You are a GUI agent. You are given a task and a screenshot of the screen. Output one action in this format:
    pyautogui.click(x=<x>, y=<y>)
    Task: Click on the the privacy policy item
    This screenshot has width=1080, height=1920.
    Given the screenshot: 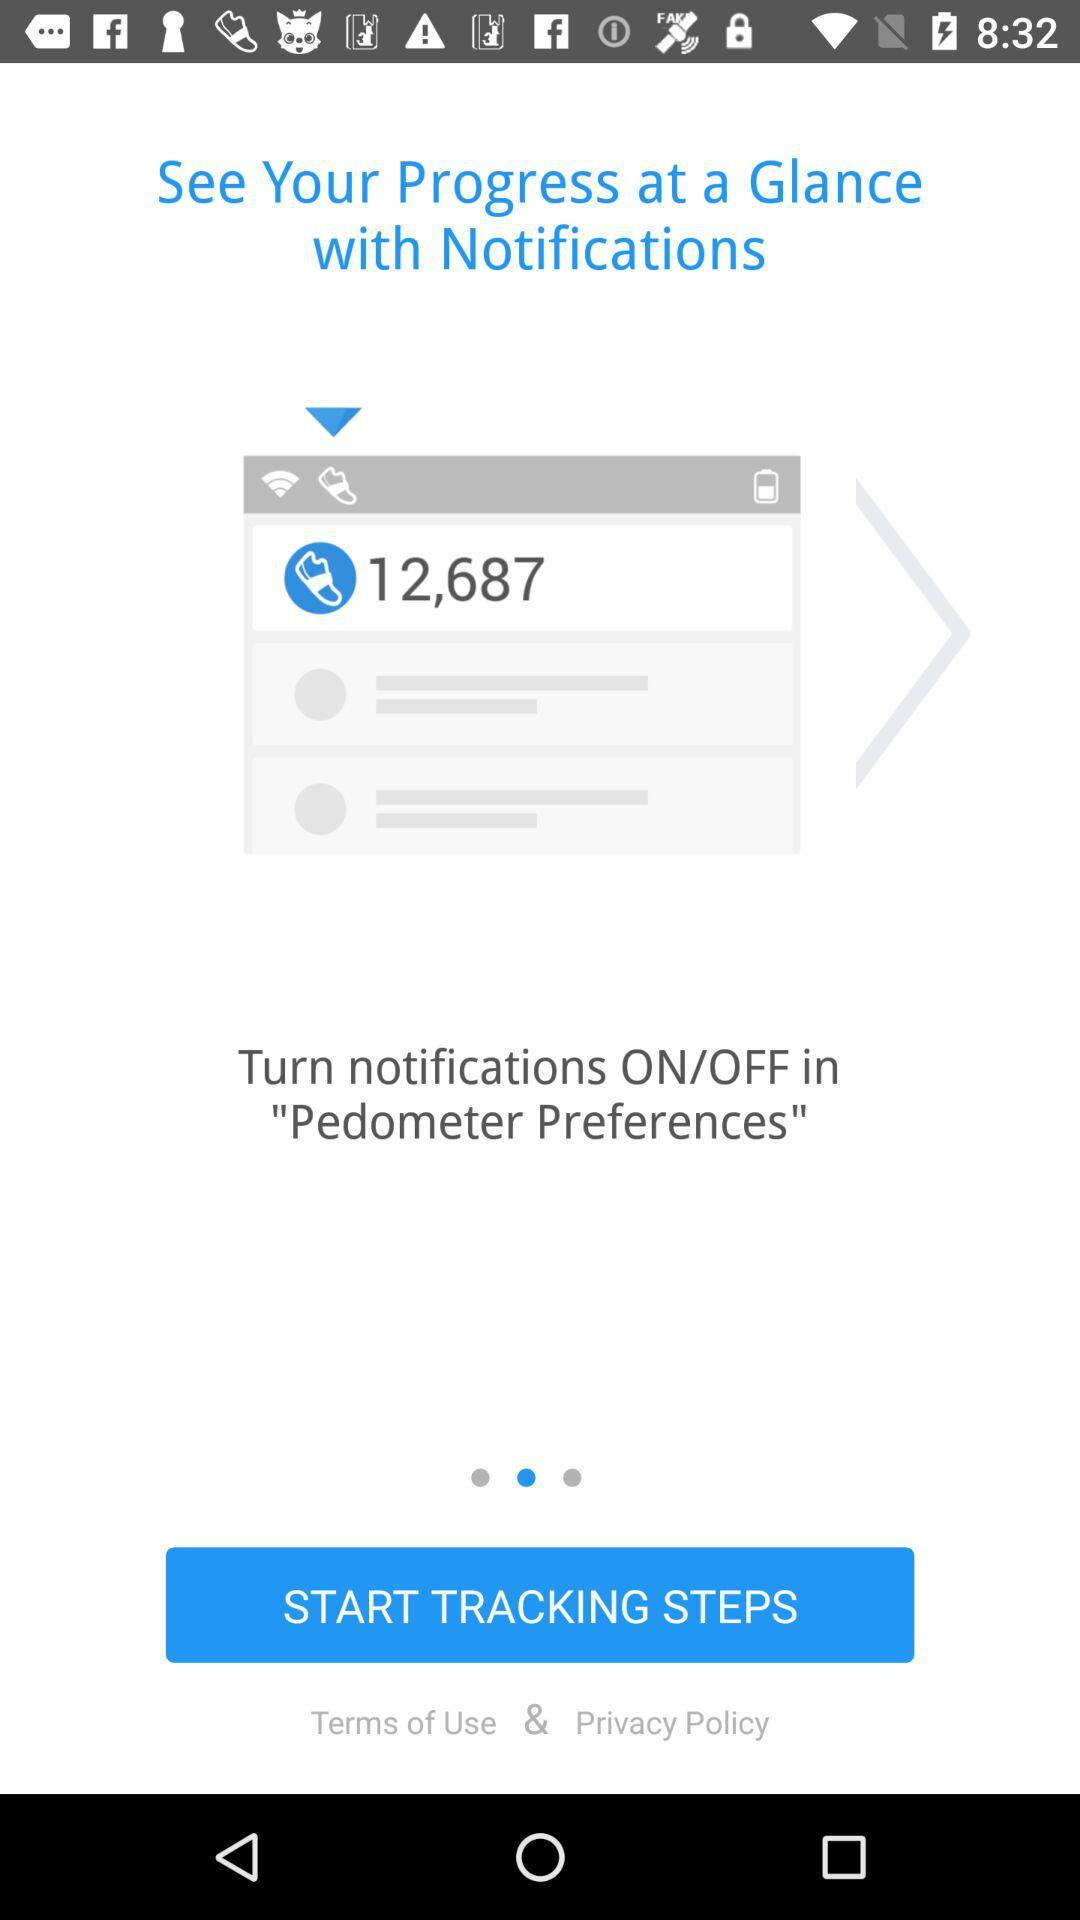 What is the action you would take?
    pyautogui.click(x=672, y=1720)
    